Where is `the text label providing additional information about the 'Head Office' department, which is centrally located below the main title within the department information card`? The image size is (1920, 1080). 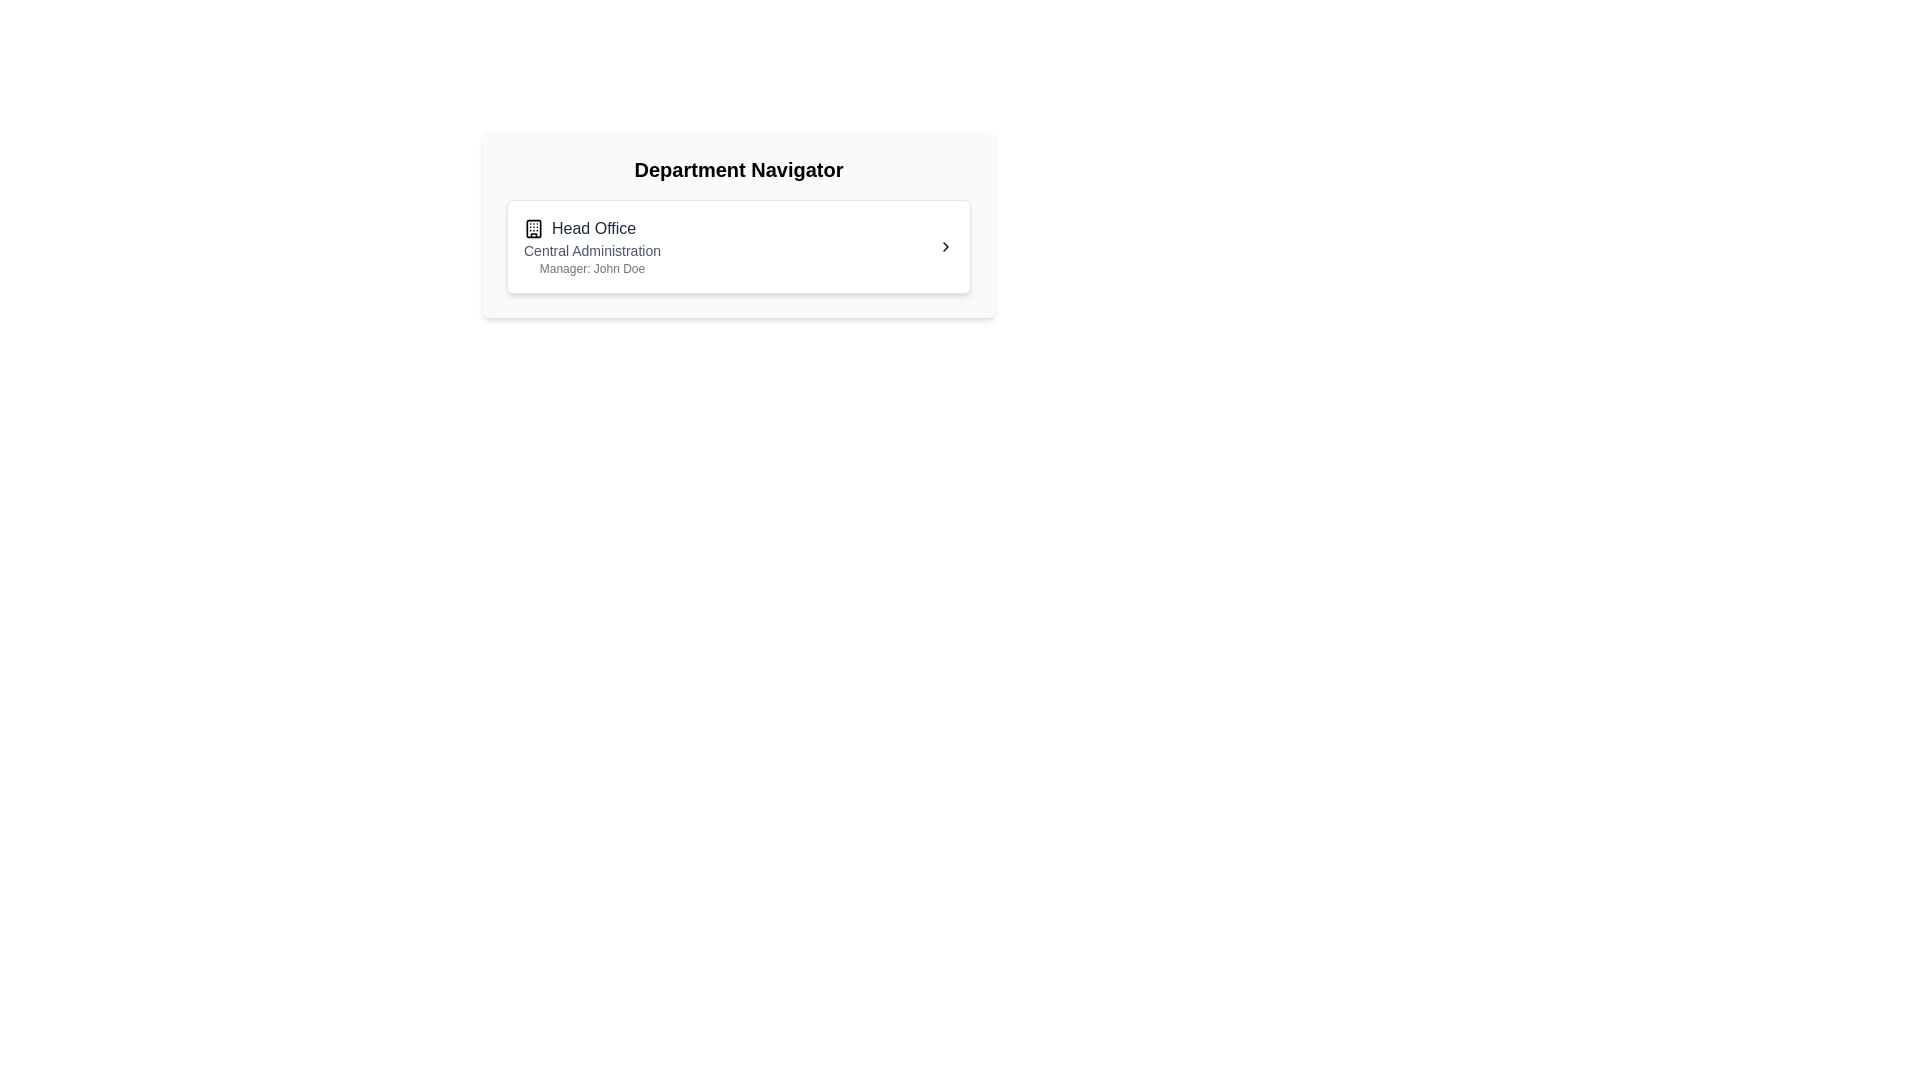
the text label providing additional information about the 'Head Office' department, which is centrally located below the main title within the department information card is located at coordinates (591, 249).